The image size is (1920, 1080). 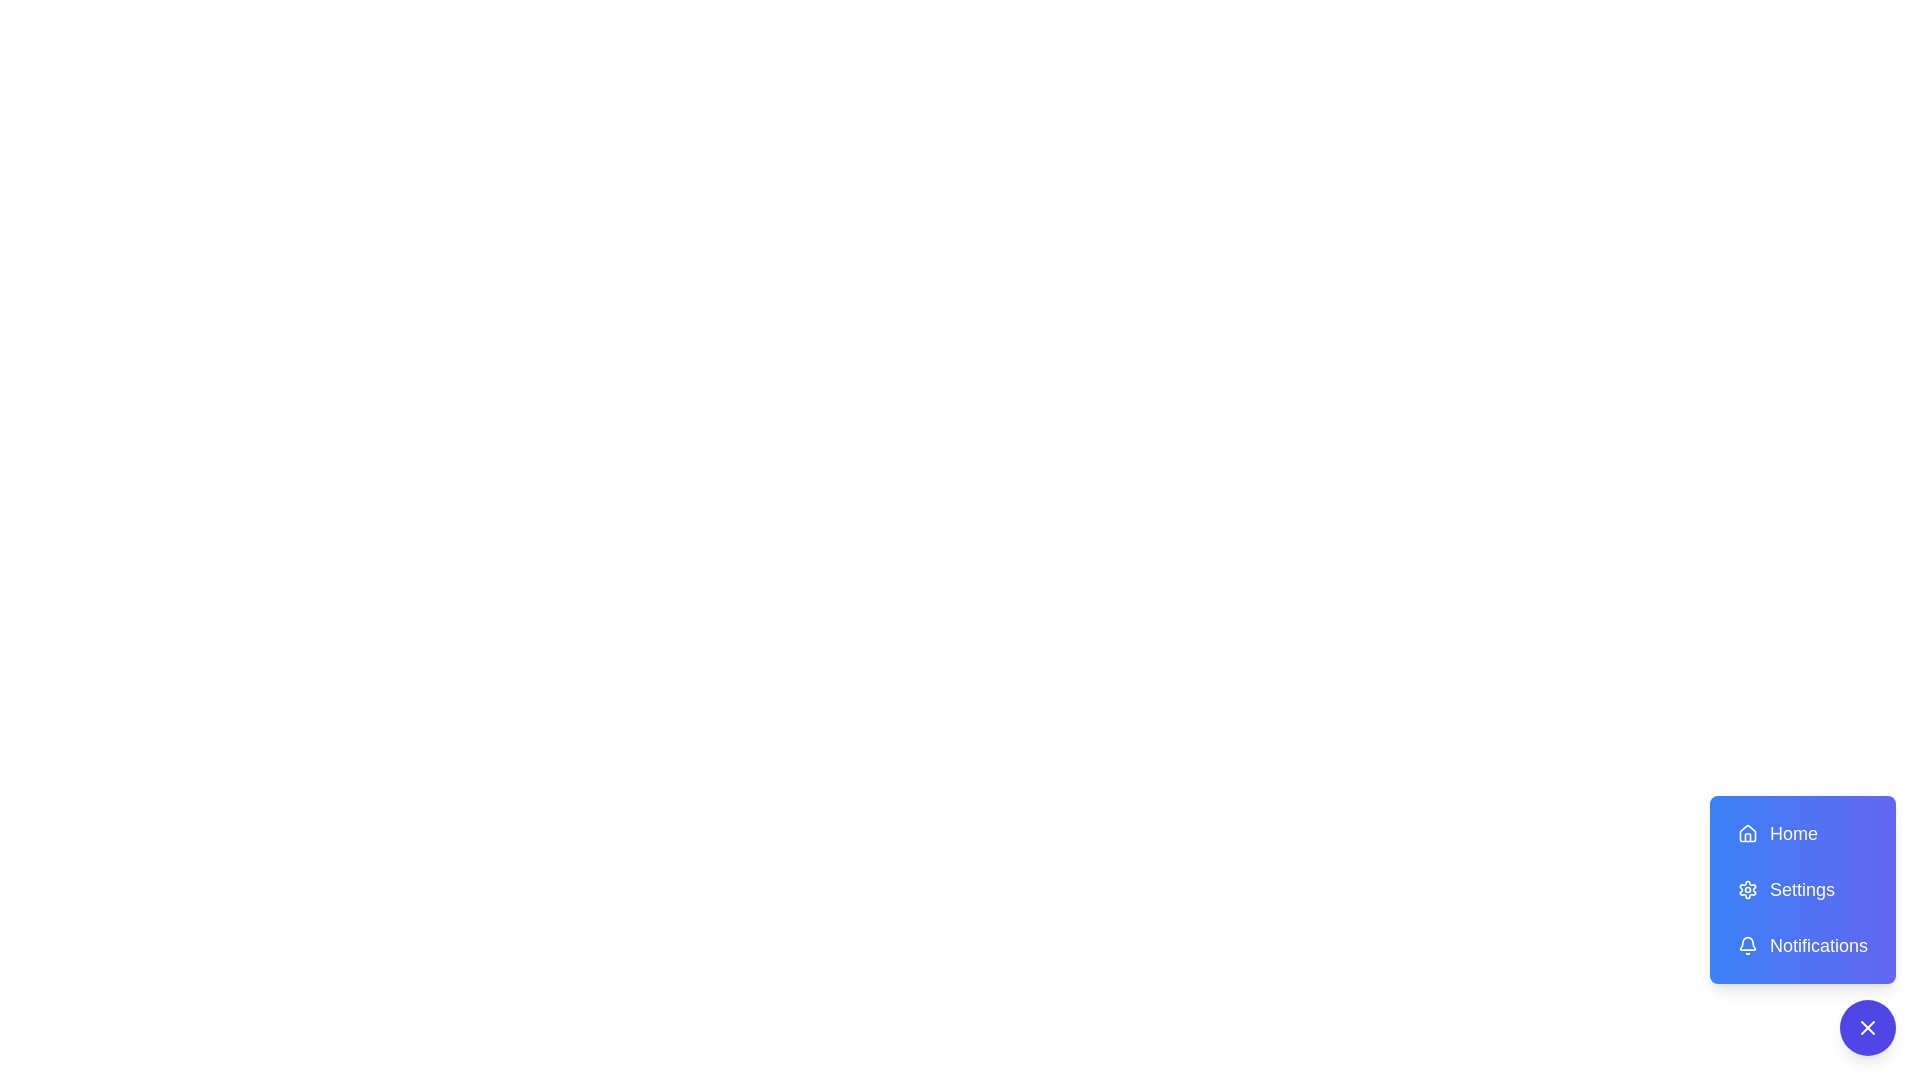 I want to click on the 'Notifications' button, which has a blue background, white text, and a bell icon, located in the bottom-right menu below 'Settings', so click(x=1803, y=945).